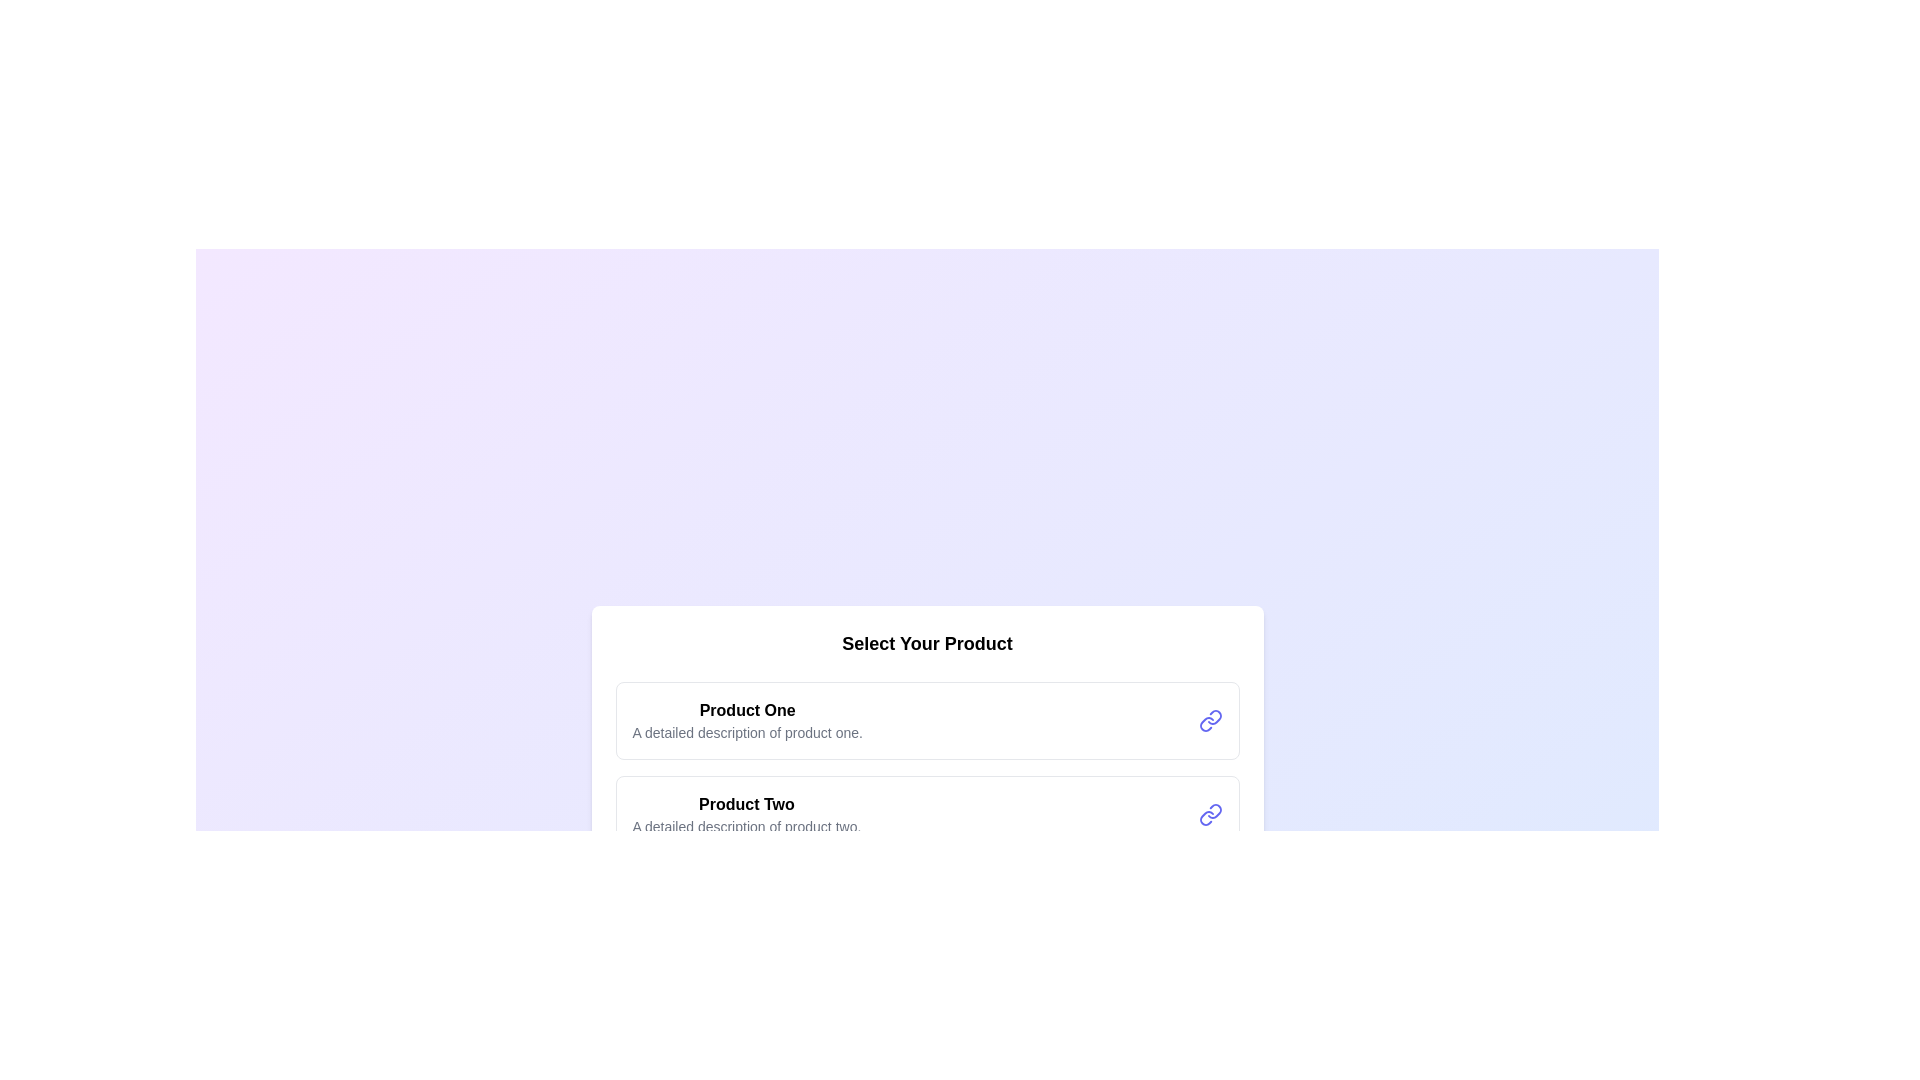 The width and height of the screenshot is (1920, 1080). Describe the element at coordinates (1209, 721) in the screenshot. I see `the blue link icon resembling a chain, located next to the description 'A detailed description of product one.' under the title 'Product One'` at that location.